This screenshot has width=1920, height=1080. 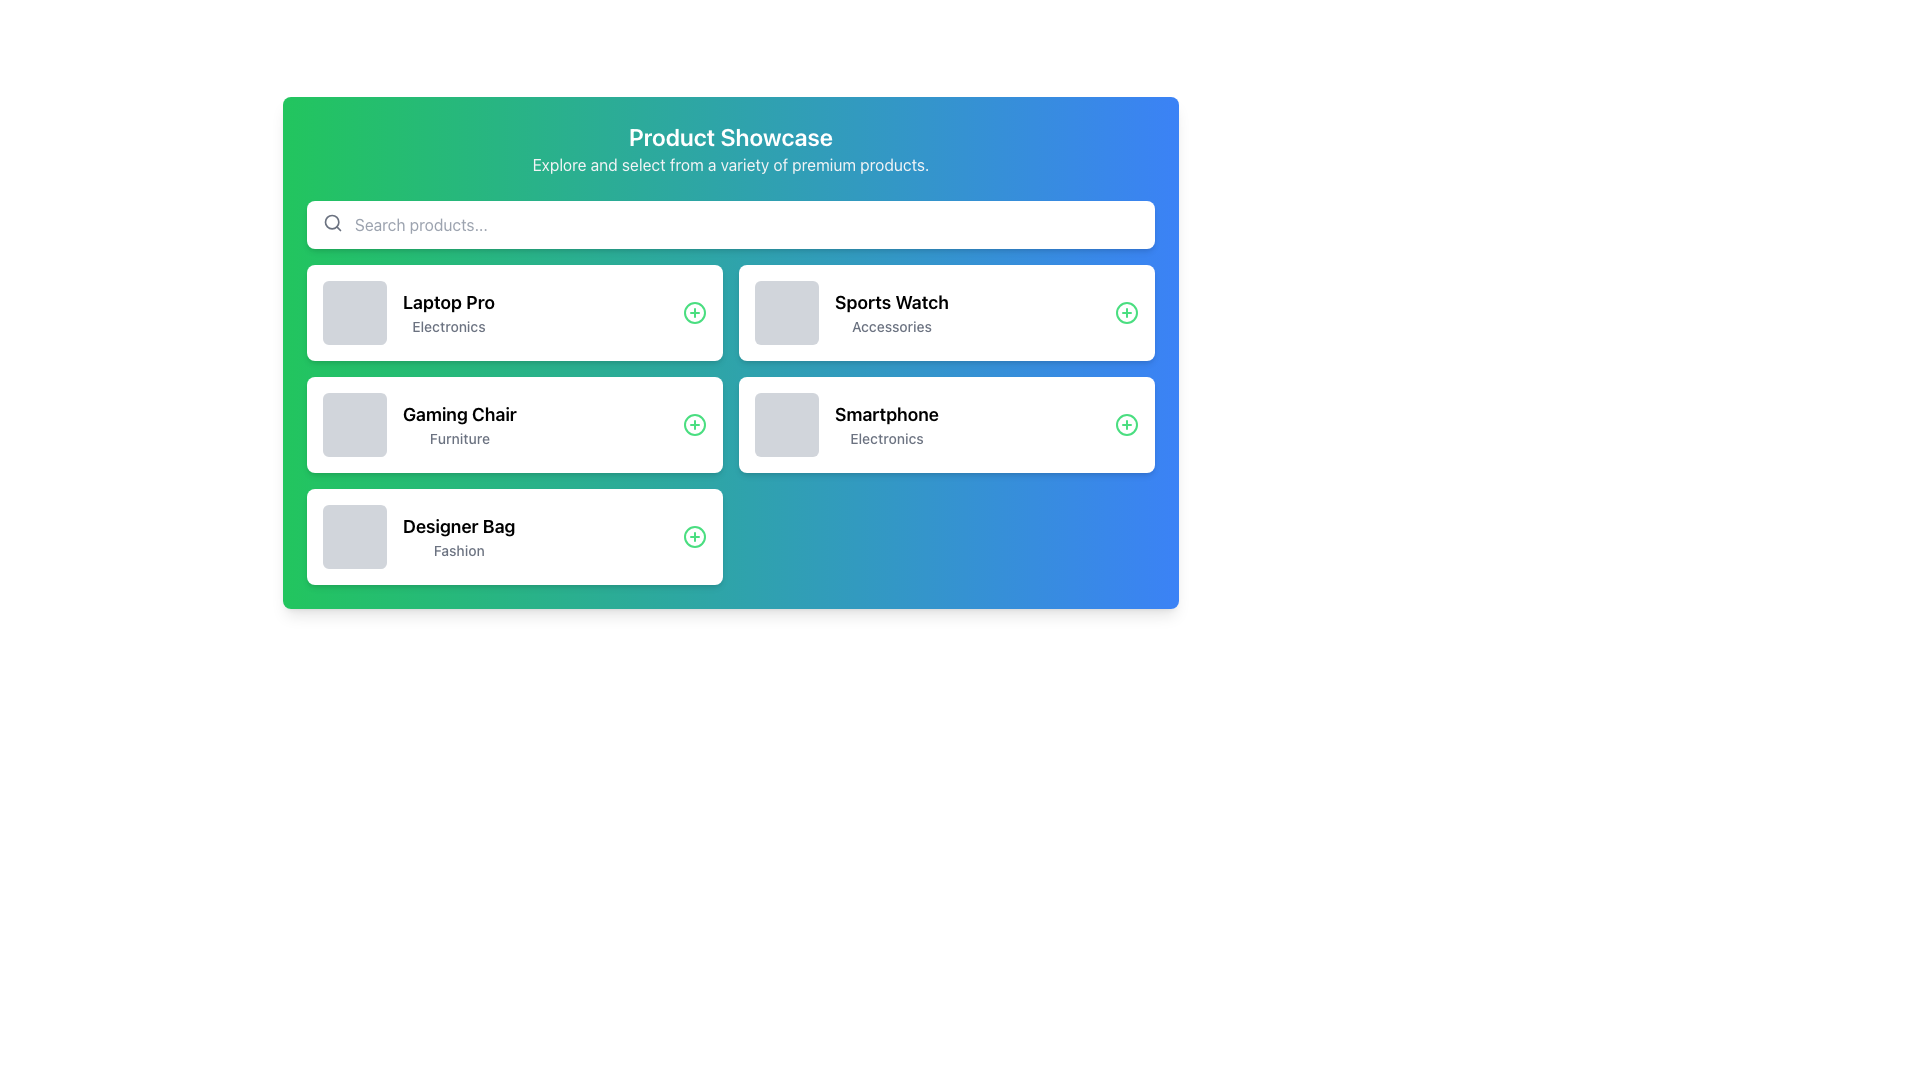 I want to click on the title and category descriptor for the product card labeled 'Laptop Pro' in the top-left card of the grid layout, so click(x=447, y=312).